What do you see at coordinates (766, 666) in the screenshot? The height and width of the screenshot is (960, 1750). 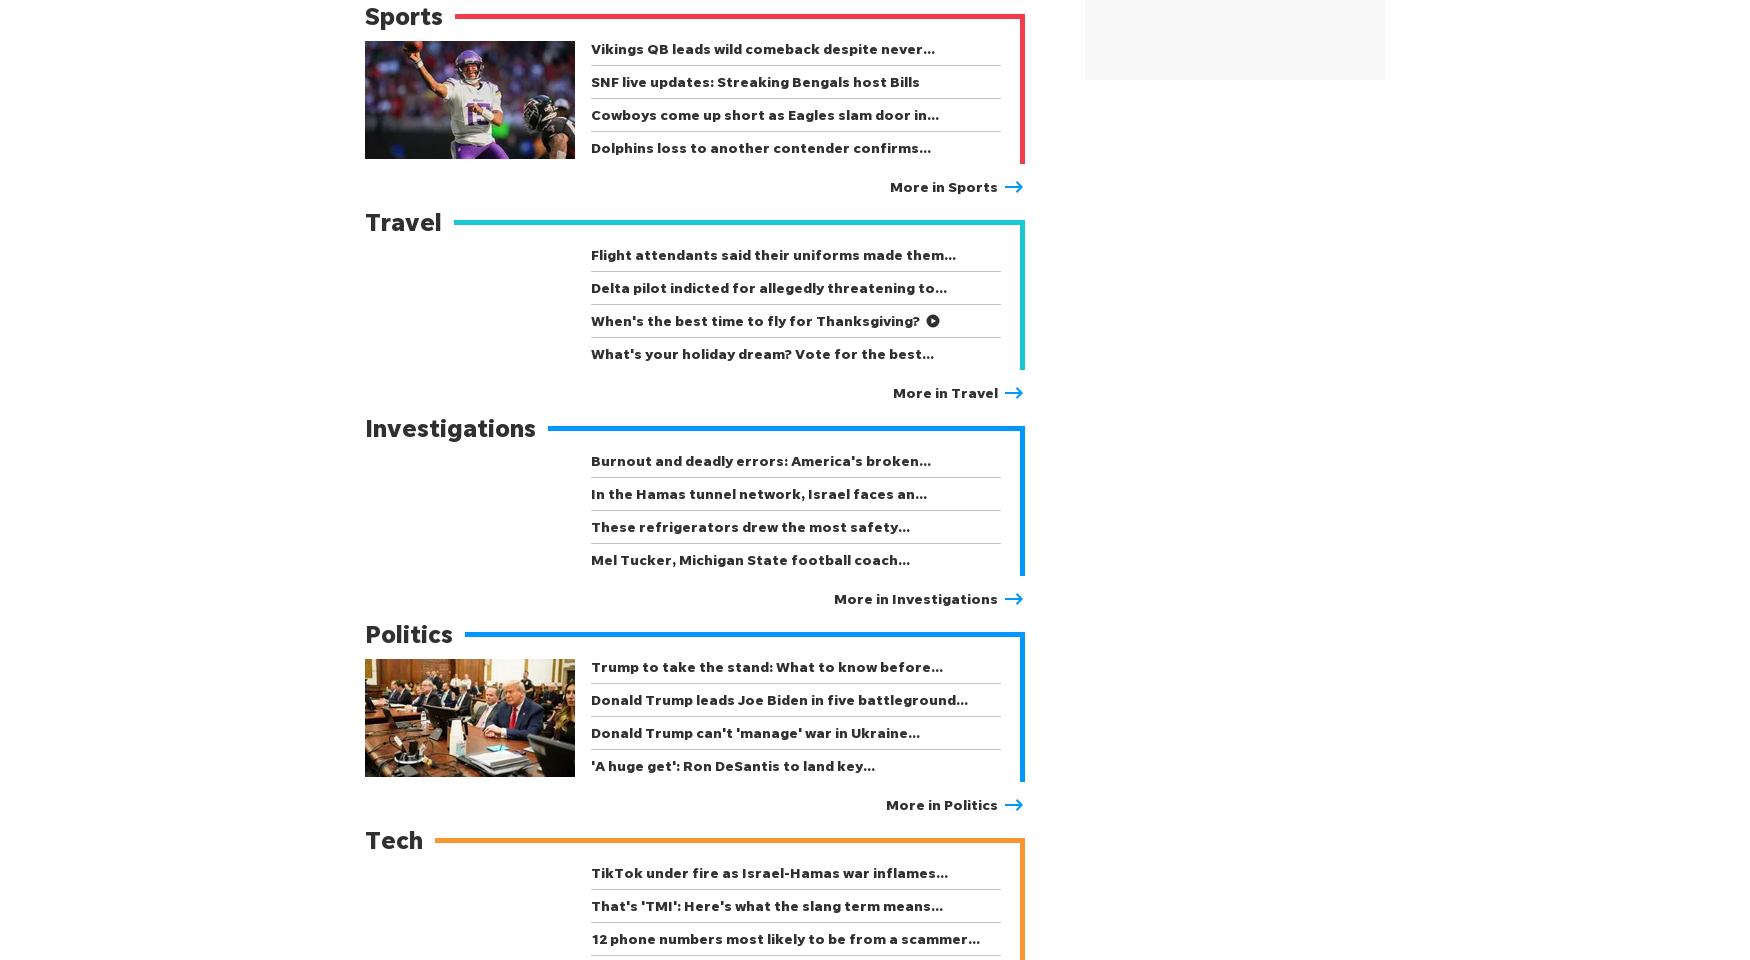 I see `'Trump to take the stand: What to know before…'` at bounding box center [766, 666].